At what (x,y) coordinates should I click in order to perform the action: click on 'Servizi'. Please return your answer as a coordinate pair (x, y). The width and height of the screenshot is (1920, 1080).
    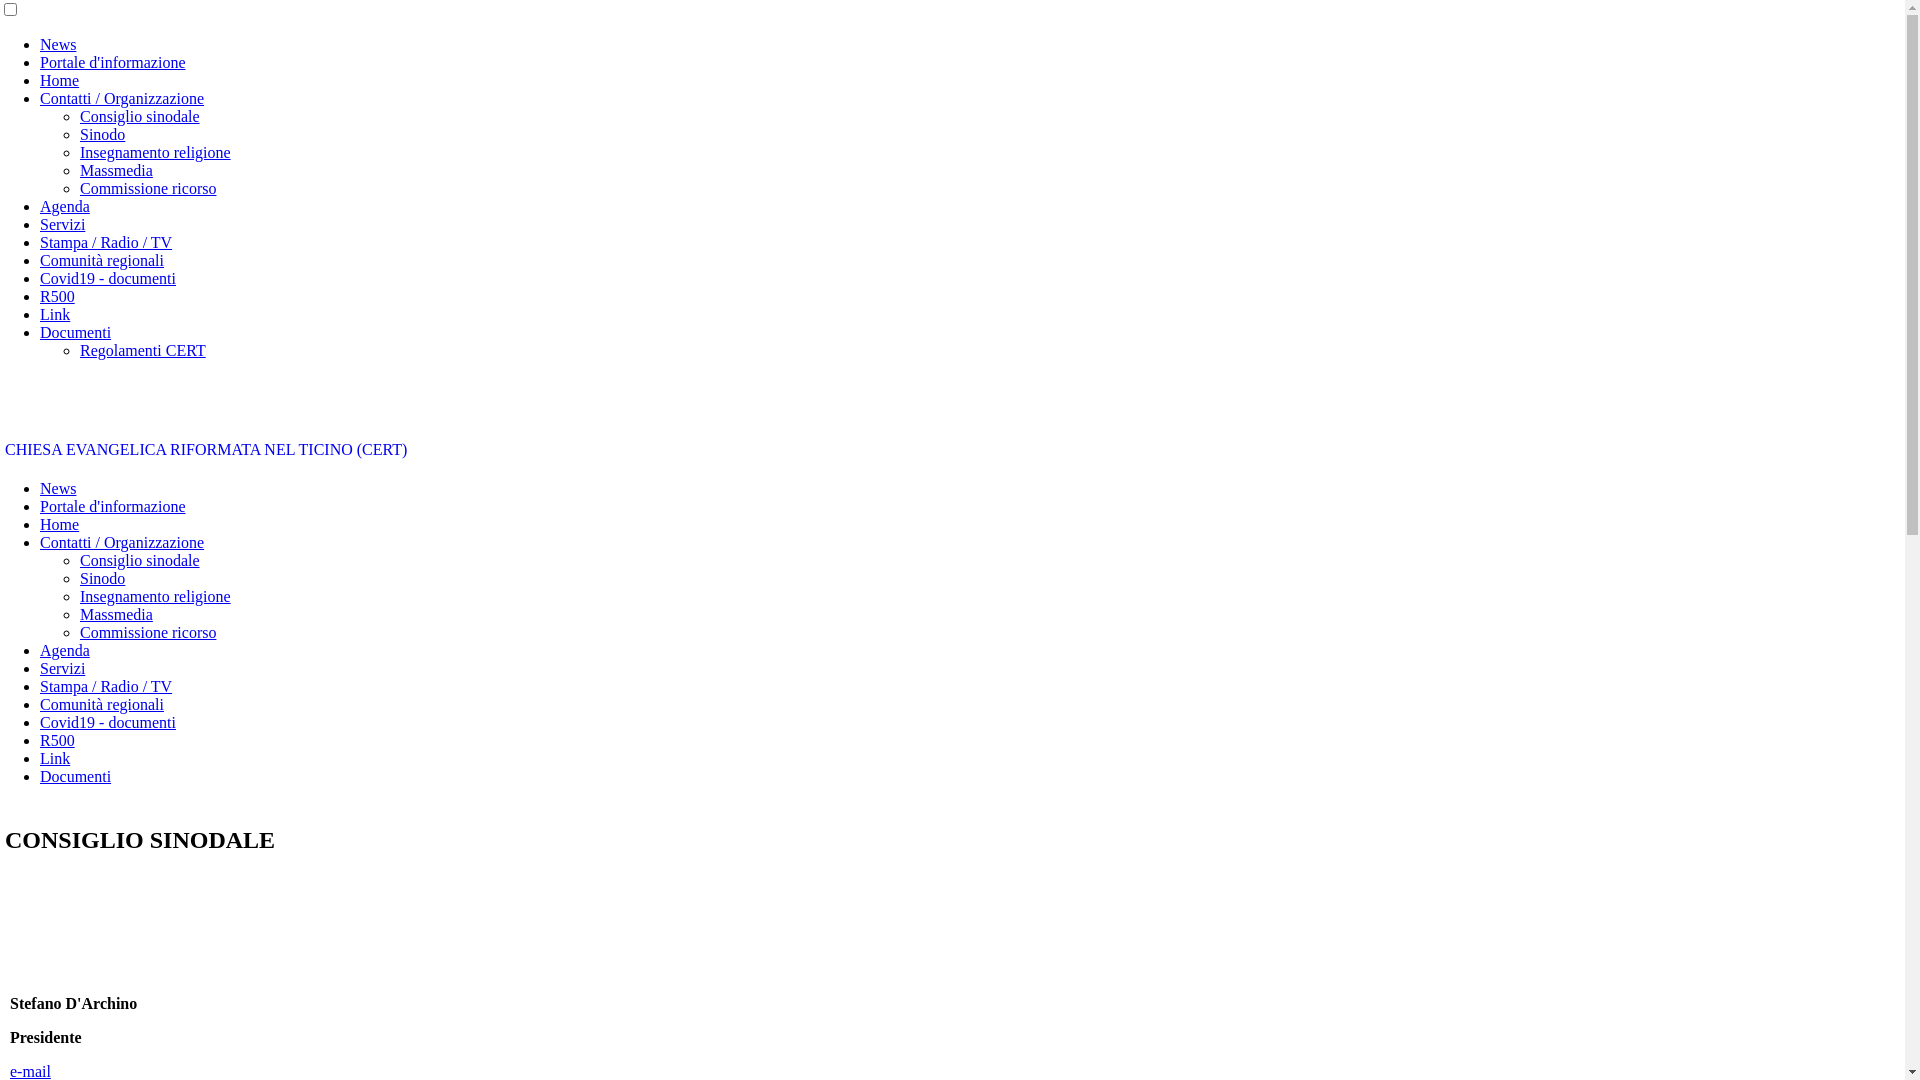
    Looking at the image, I should click on (39, 668).